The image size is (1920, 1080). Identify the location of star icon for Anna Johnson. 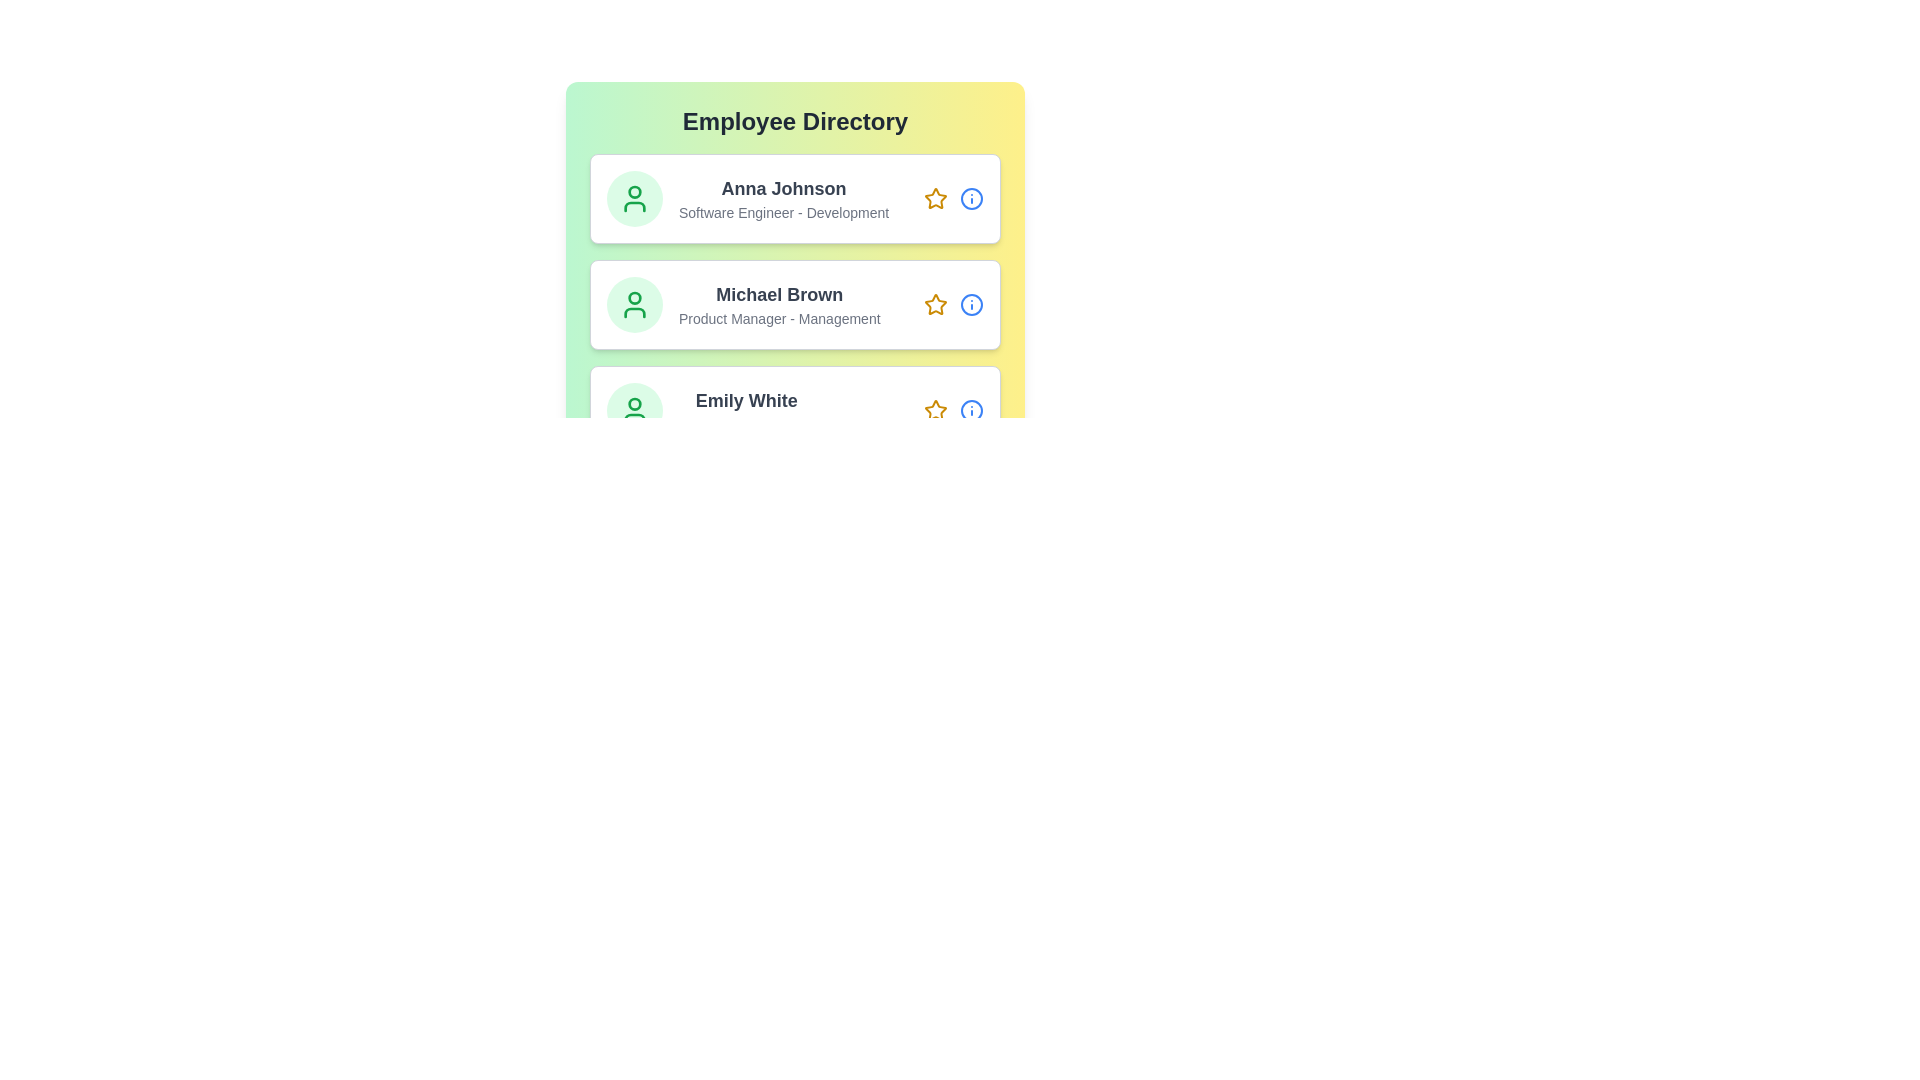
(935, 199).